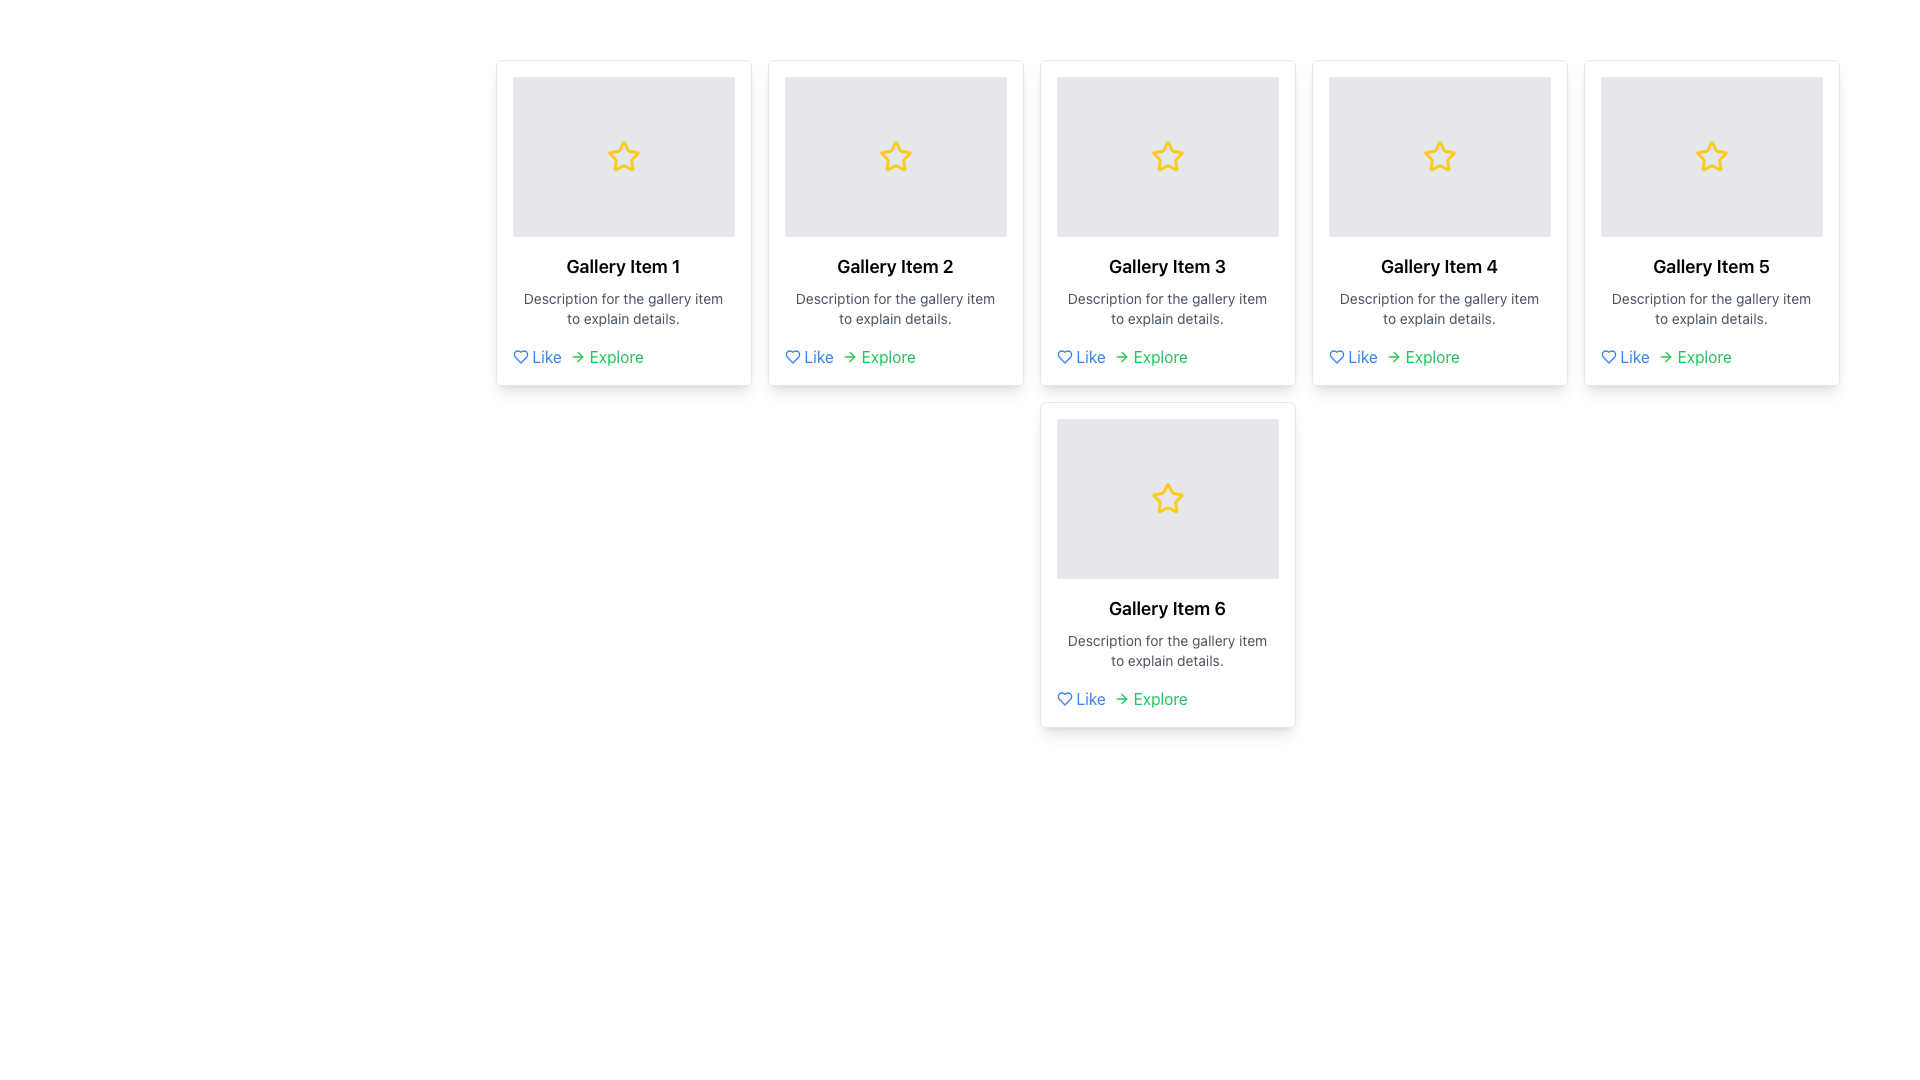 The image size is (1920, 1080). What do you see at coordinates (579, 356) in the screenshot?
I see `the rightward arrow SVG element, which serves as a navigation button beneath 'Gallery Item 1'` at bounding box center [579, 356].